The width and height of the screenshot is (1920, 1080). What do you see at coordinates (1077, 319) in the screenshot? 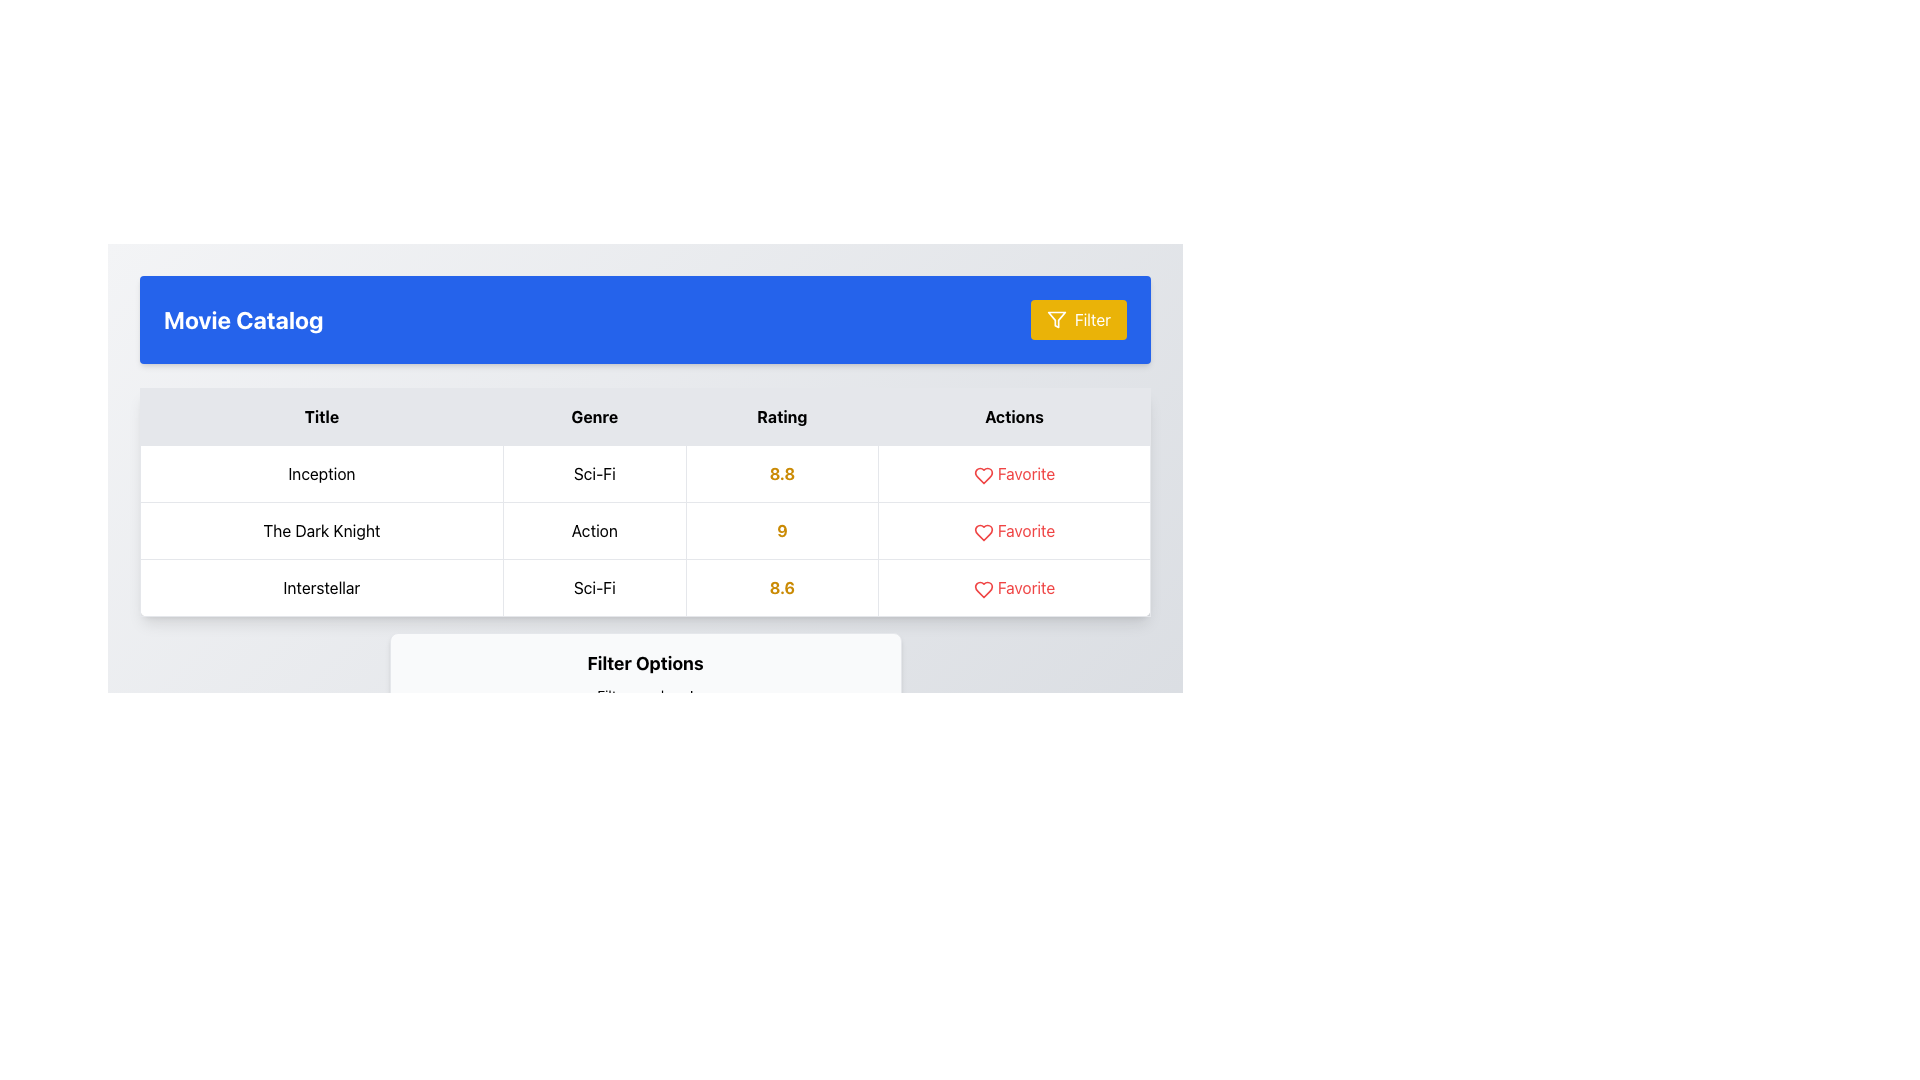
I see `the filter button located in the top-right corner of the 'Movie Catalog' section` at bounding box center [1077, 319].